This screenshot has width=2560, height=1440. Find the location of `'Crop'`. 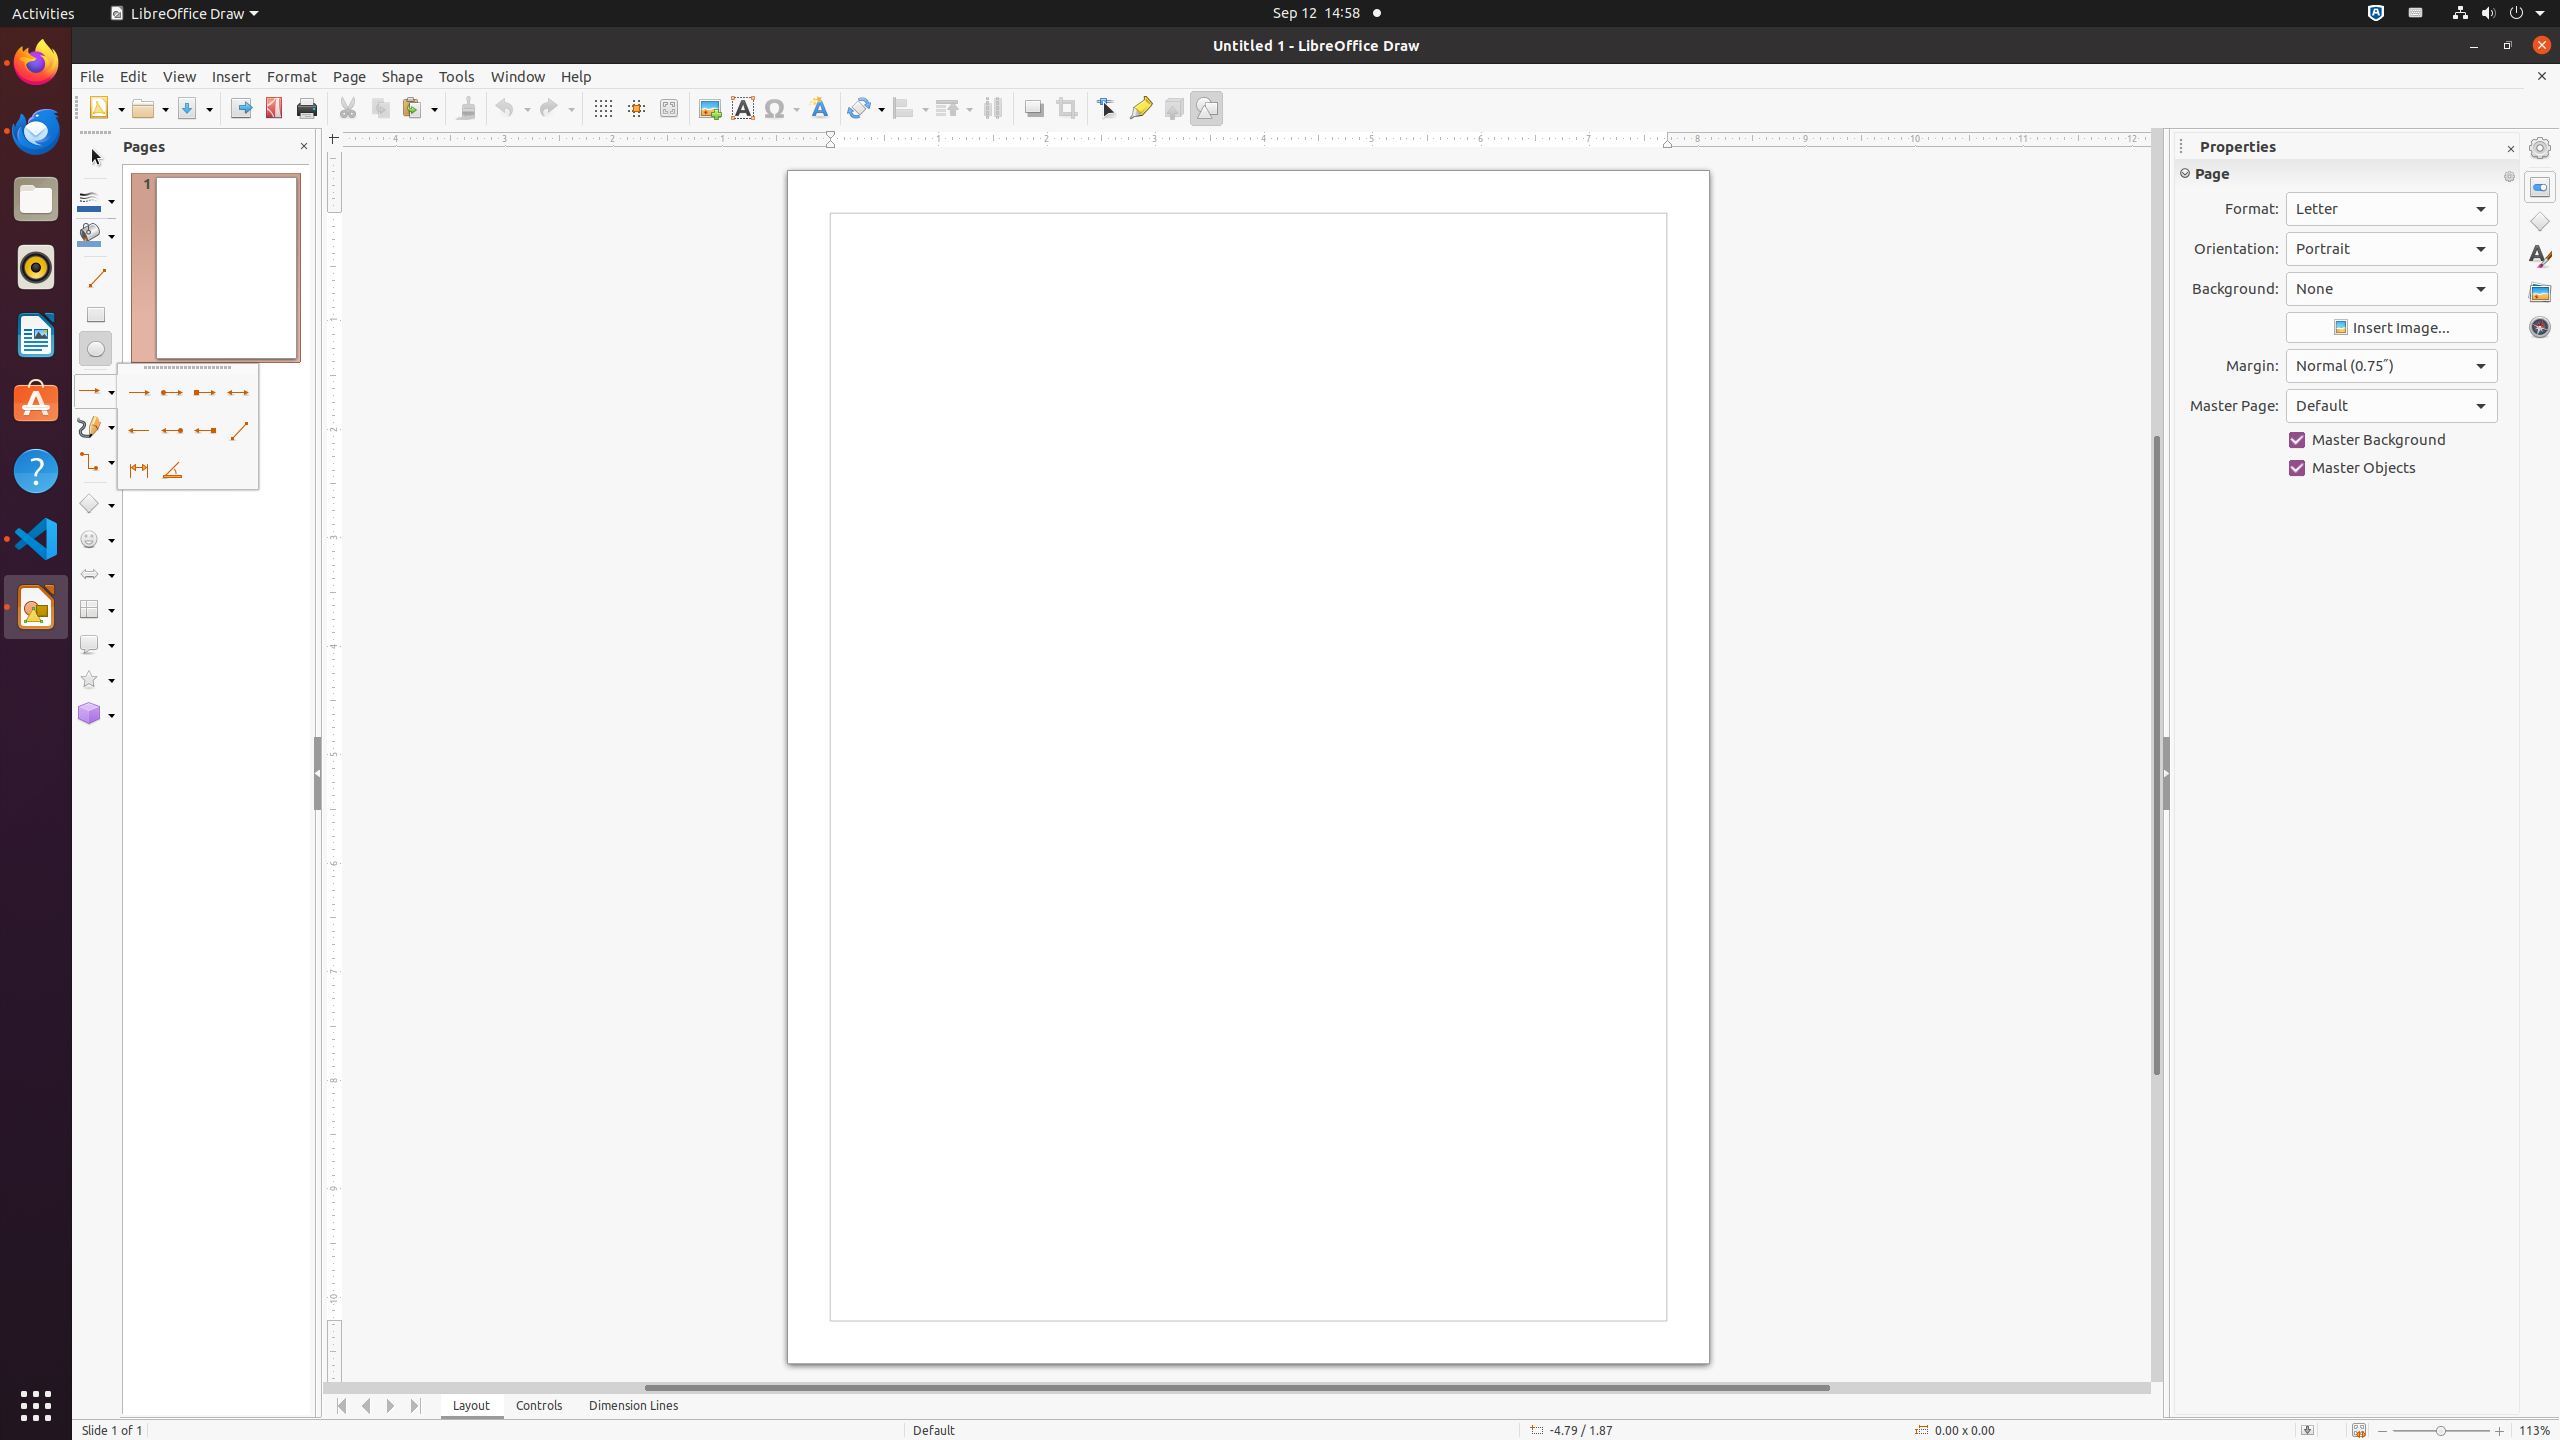

'Crop' is located at coordinates (1065, 107).